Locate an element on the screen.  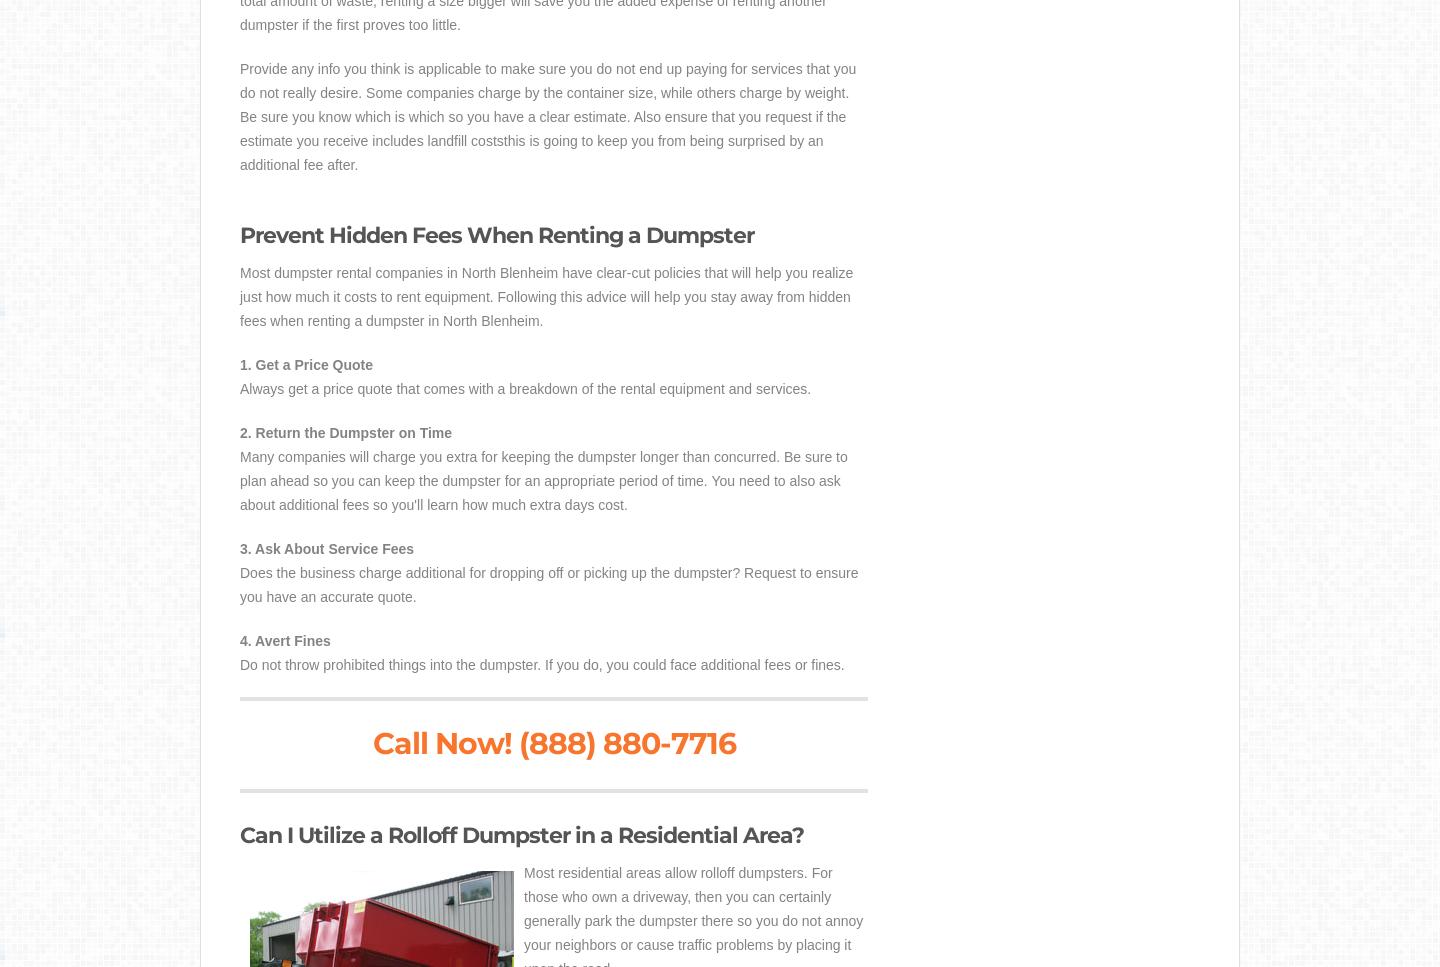
'4. Avert Fines' is located at coordinates (283, 640).